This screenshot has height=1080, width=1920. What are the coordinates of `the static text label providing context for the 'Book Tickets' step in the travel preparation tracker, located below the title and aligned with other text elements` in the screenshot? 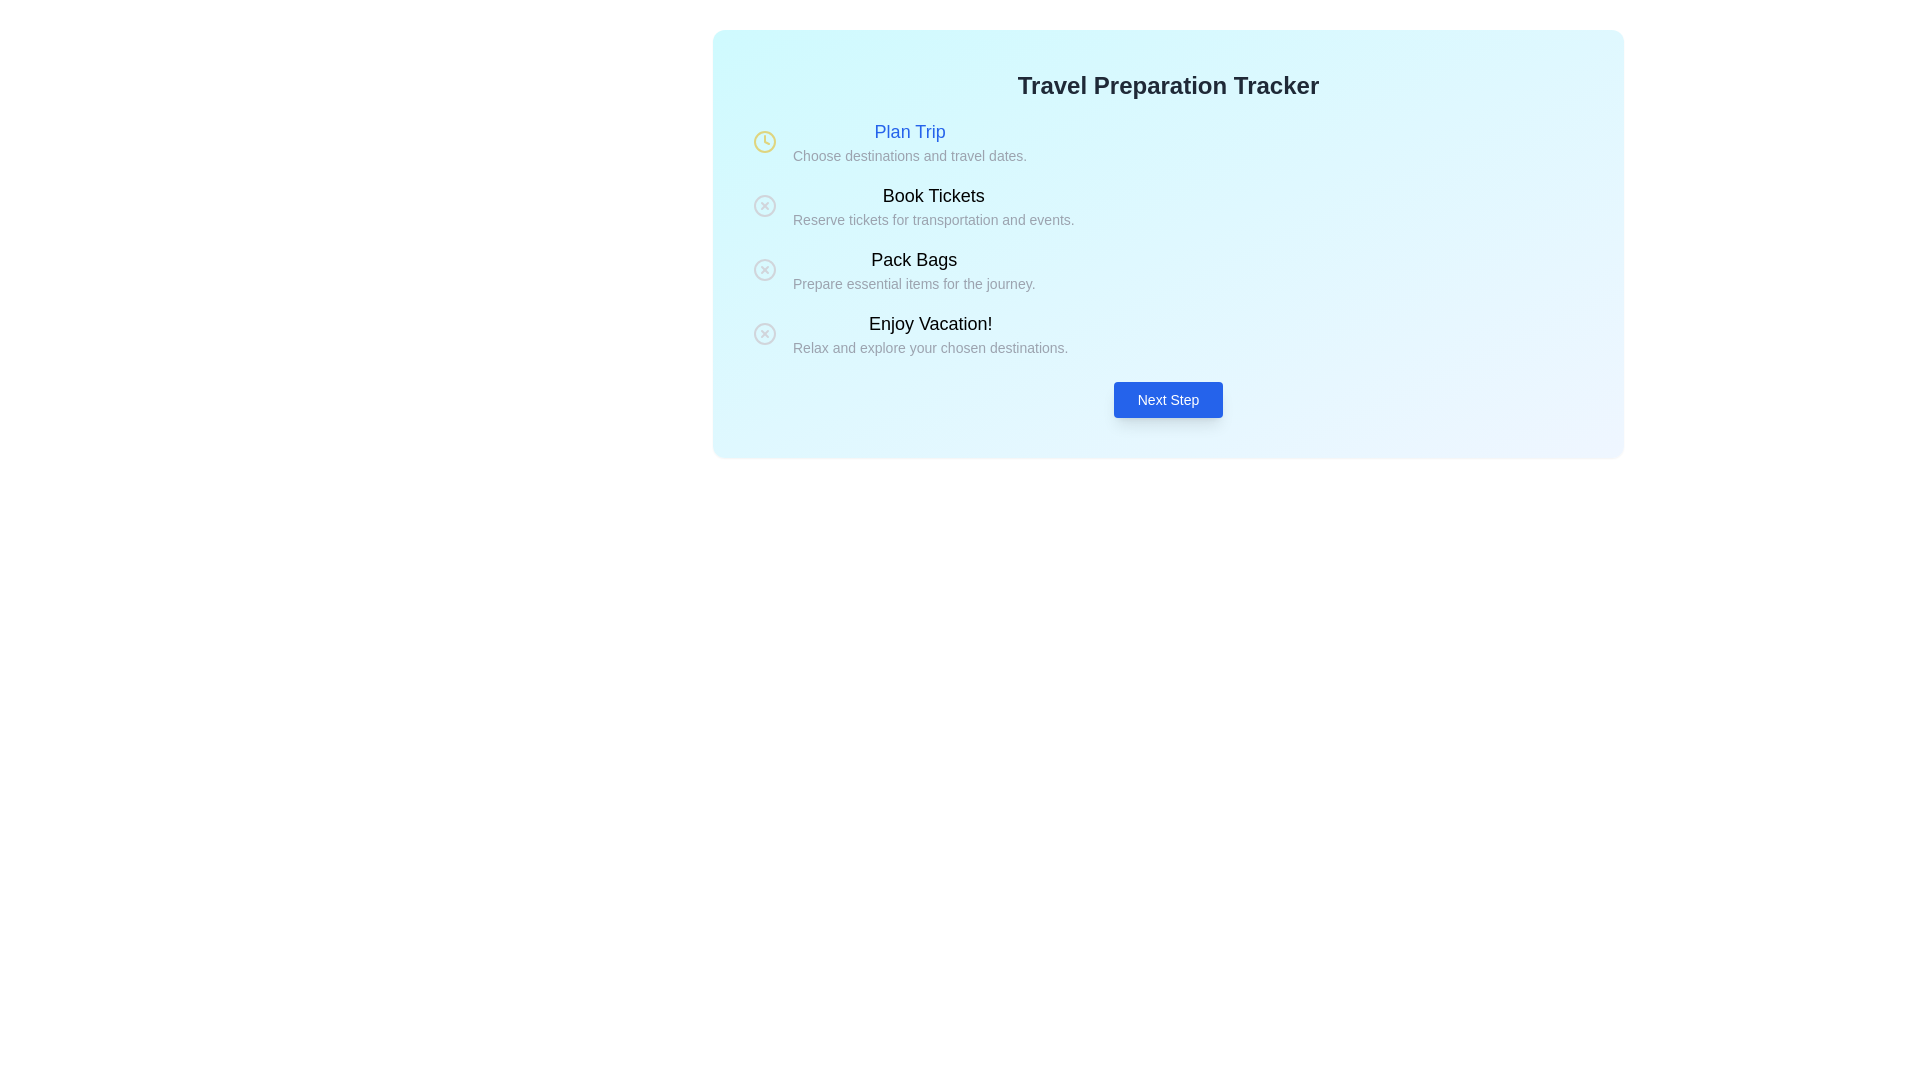 It's located at (932, 219).